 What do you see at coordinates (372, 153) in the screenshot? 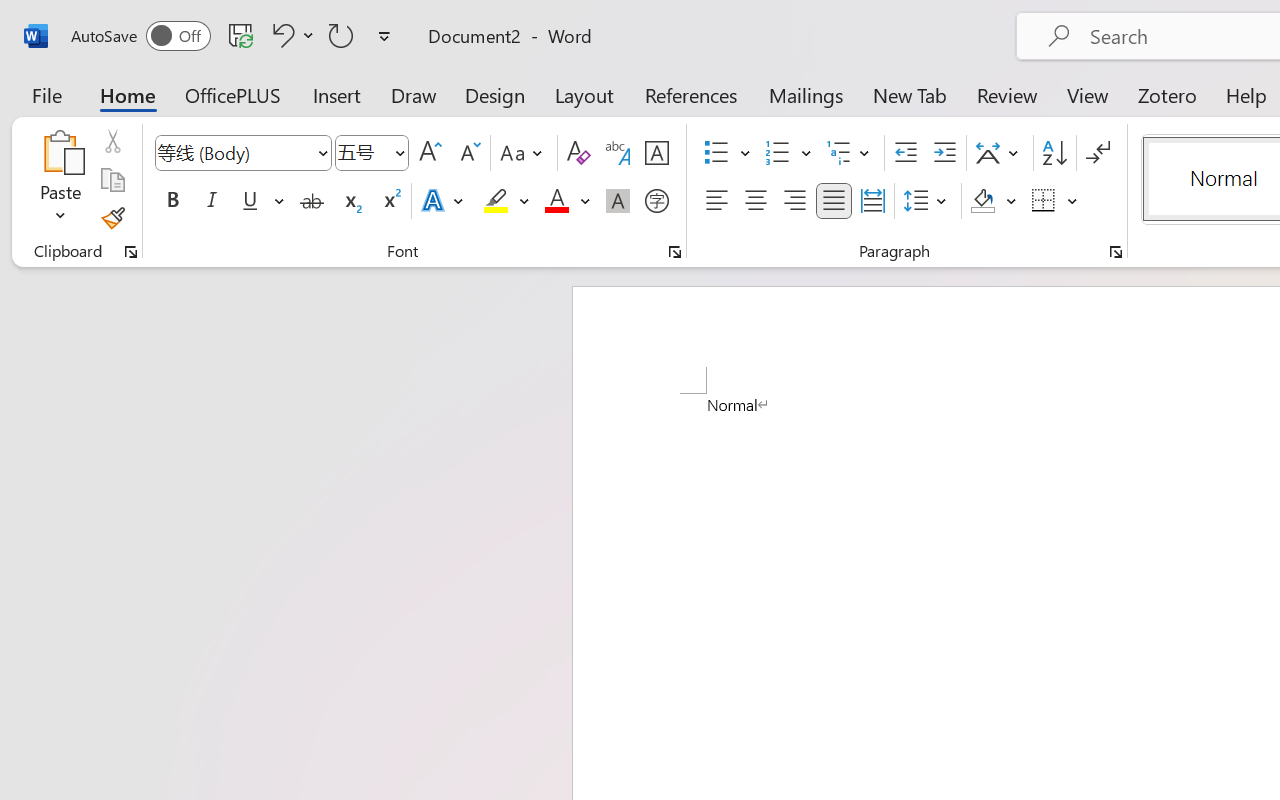
I see `'Font Size'` at bounding box center [372, 153].